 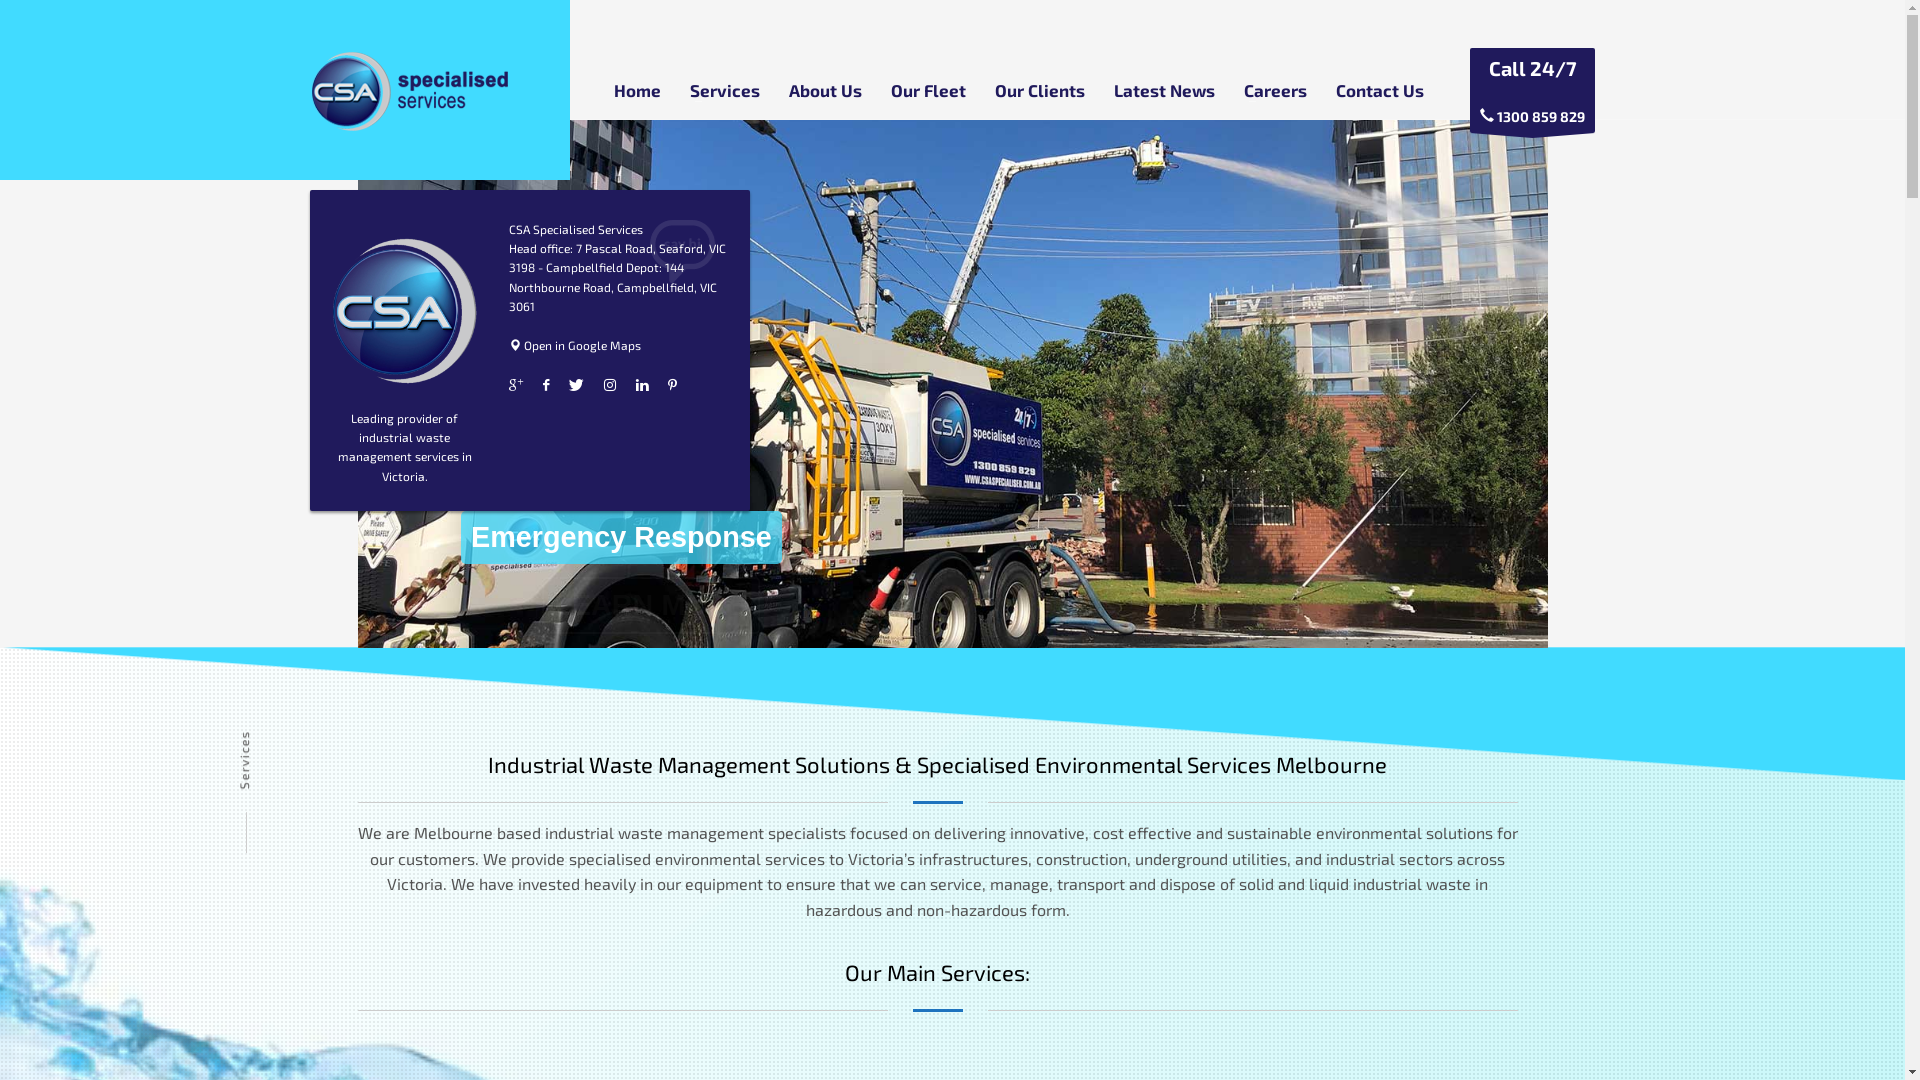 What do you see at coordinates (1531, 90) in the screenshot?
I see `'Call 24/7` at bounding box center [1531, 90].